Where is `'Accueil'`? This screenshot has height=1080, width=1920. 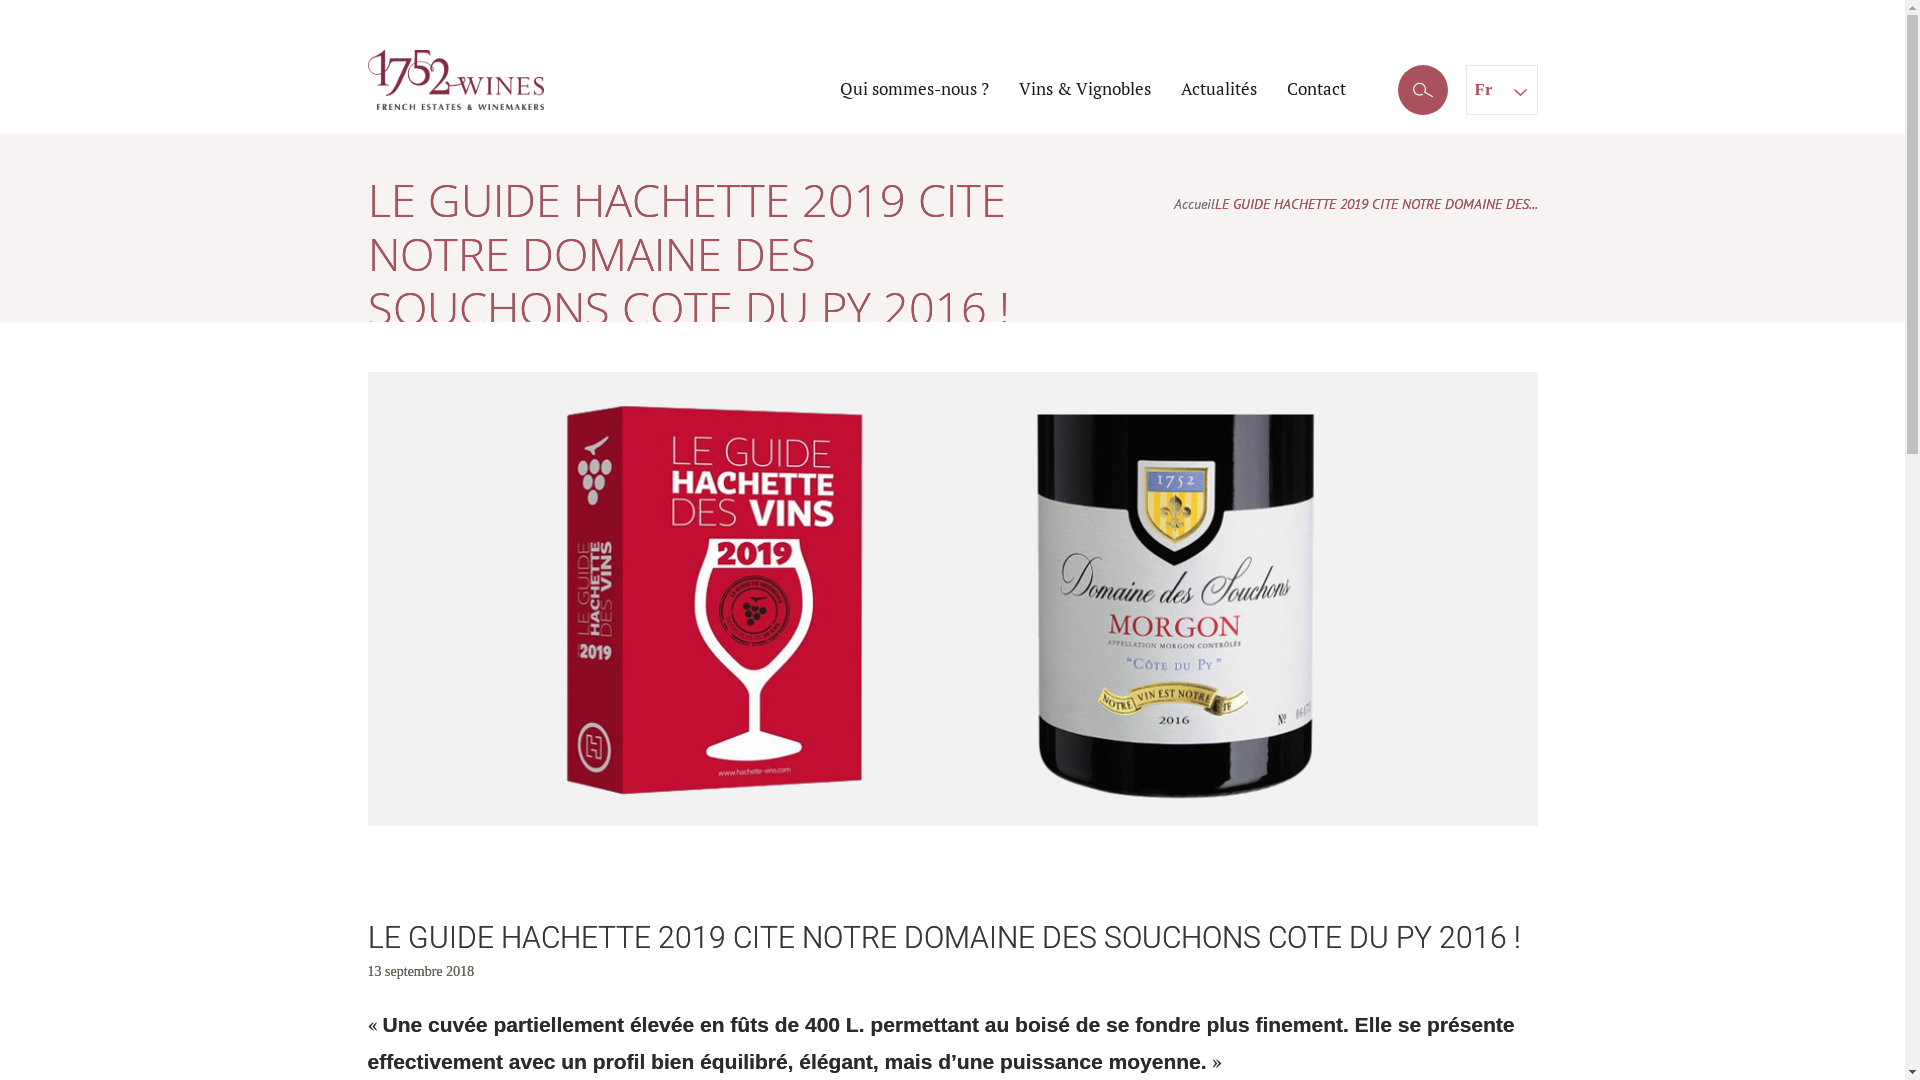
'Accueil' is located at coordinates (1194, 204).